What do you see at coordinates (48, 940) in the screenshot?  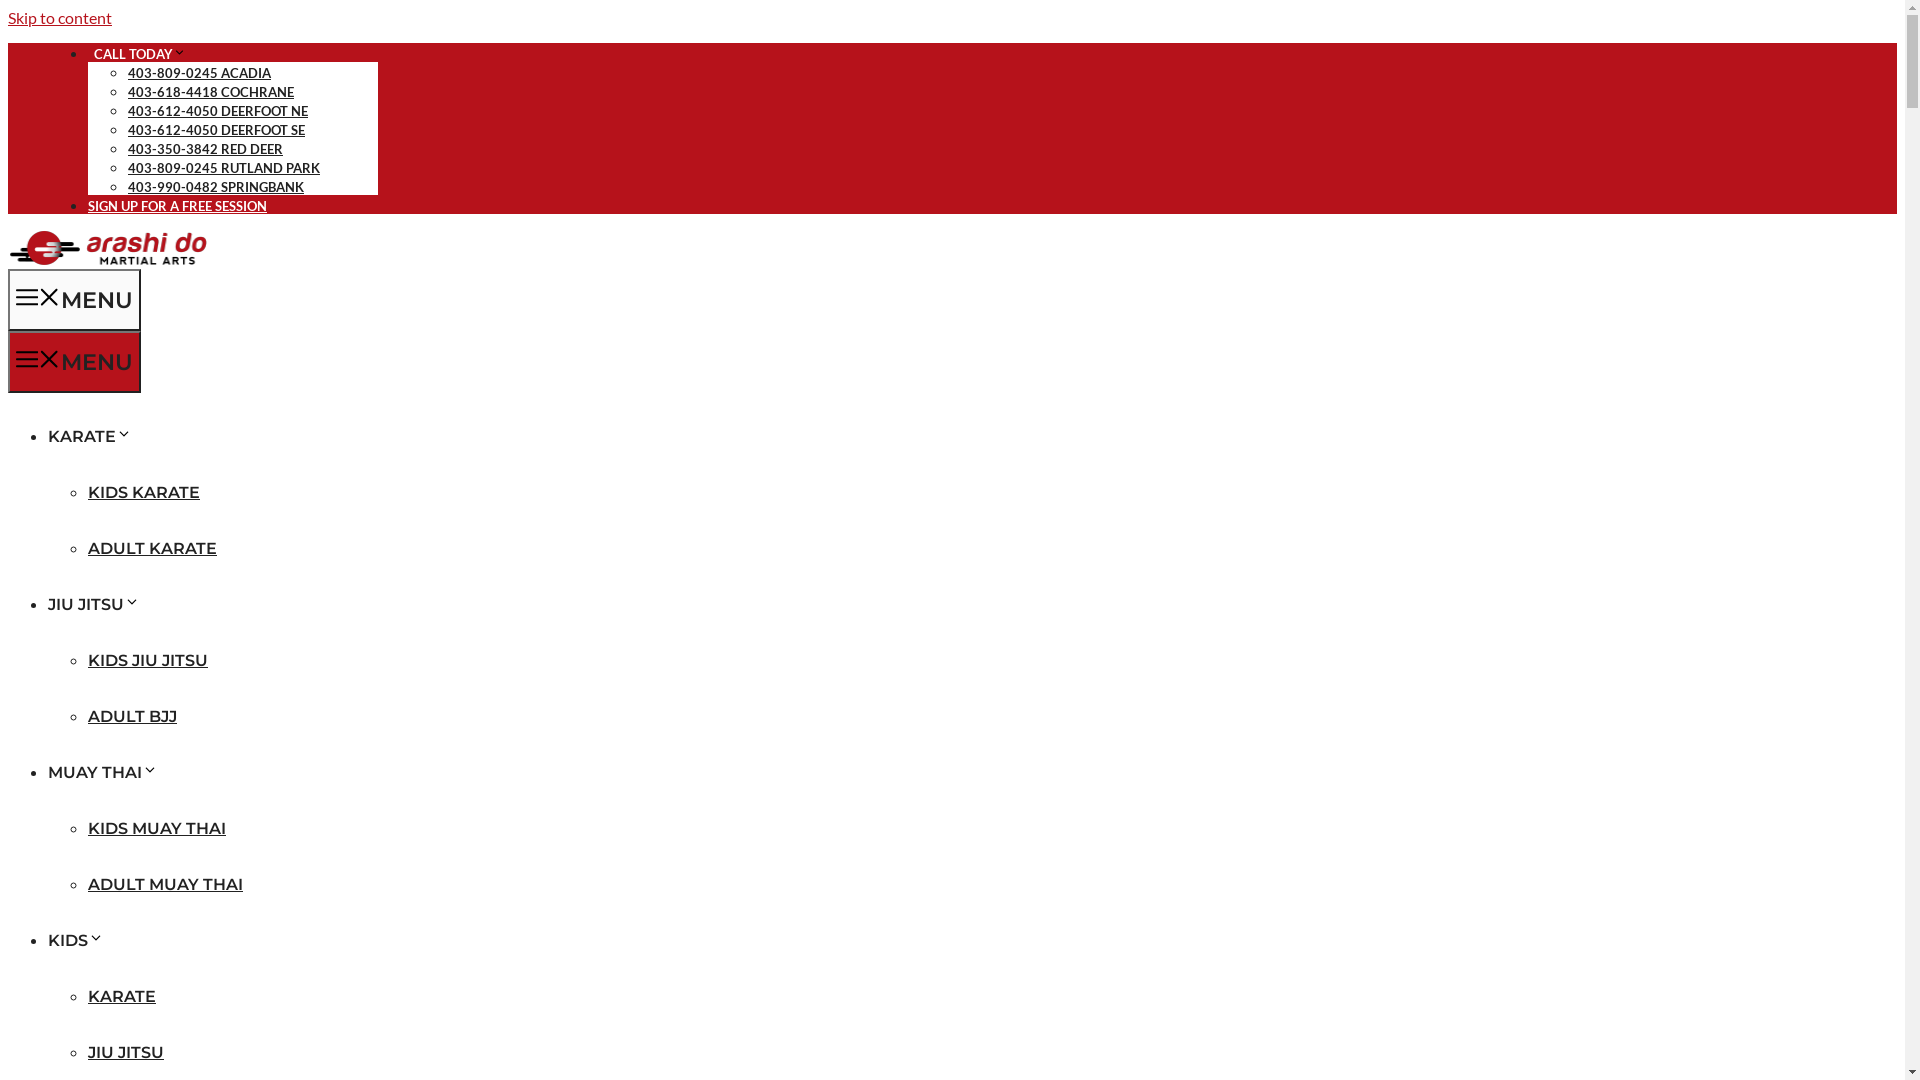 I see `'KIDS'` at bounding box center [48, 940].